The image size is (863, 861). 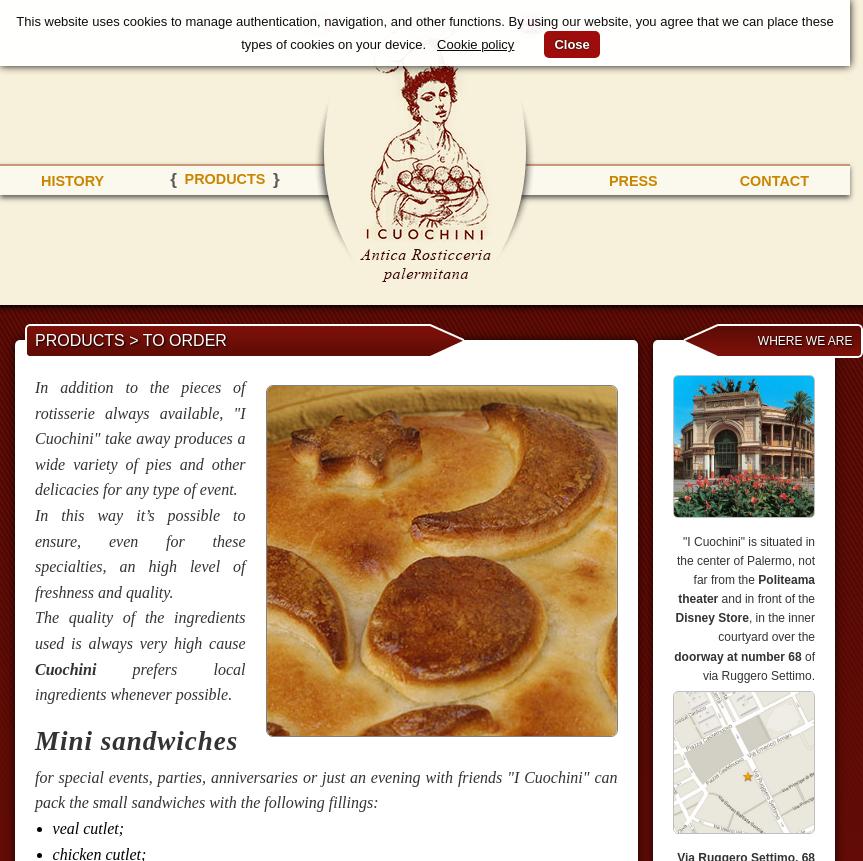 What do you see at coordinates (631, 180) in the screenshot?
I see `'press'` at bounding box center [631, 180].